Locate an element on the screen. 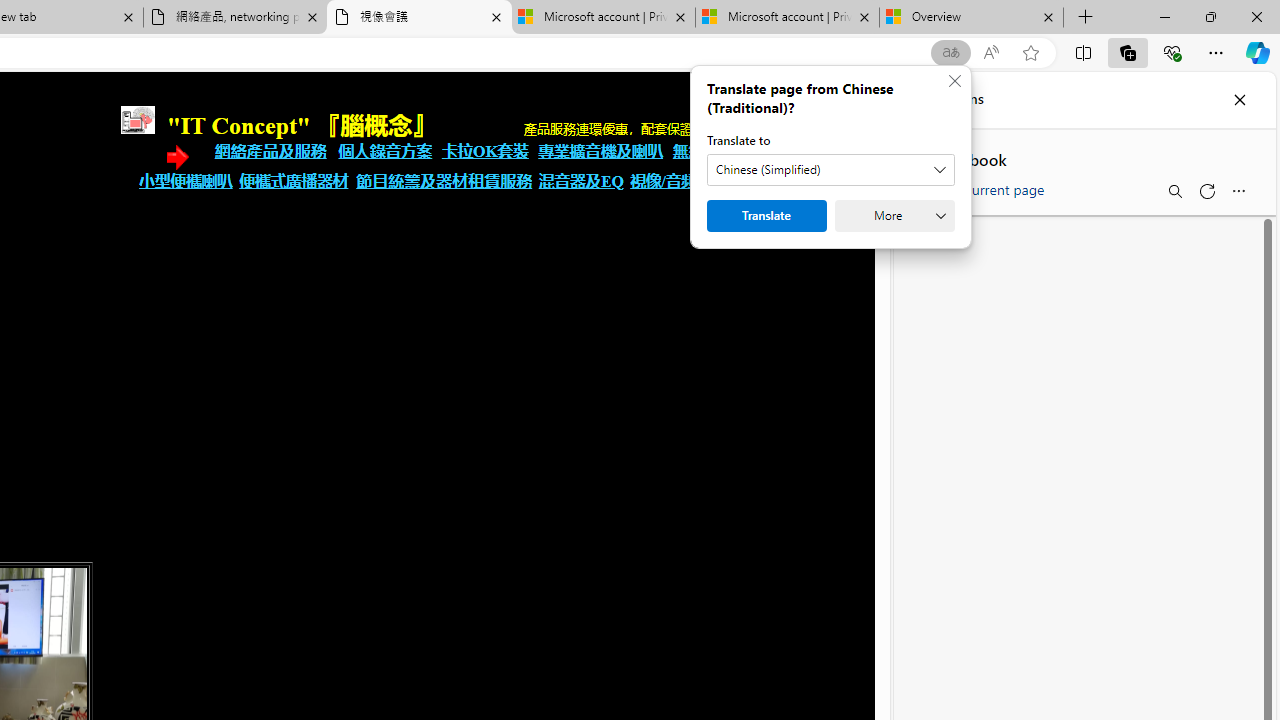 Image resolution: width=1280 pixels, height=720 pixels. 'More' is located at coordinates (893, 216).